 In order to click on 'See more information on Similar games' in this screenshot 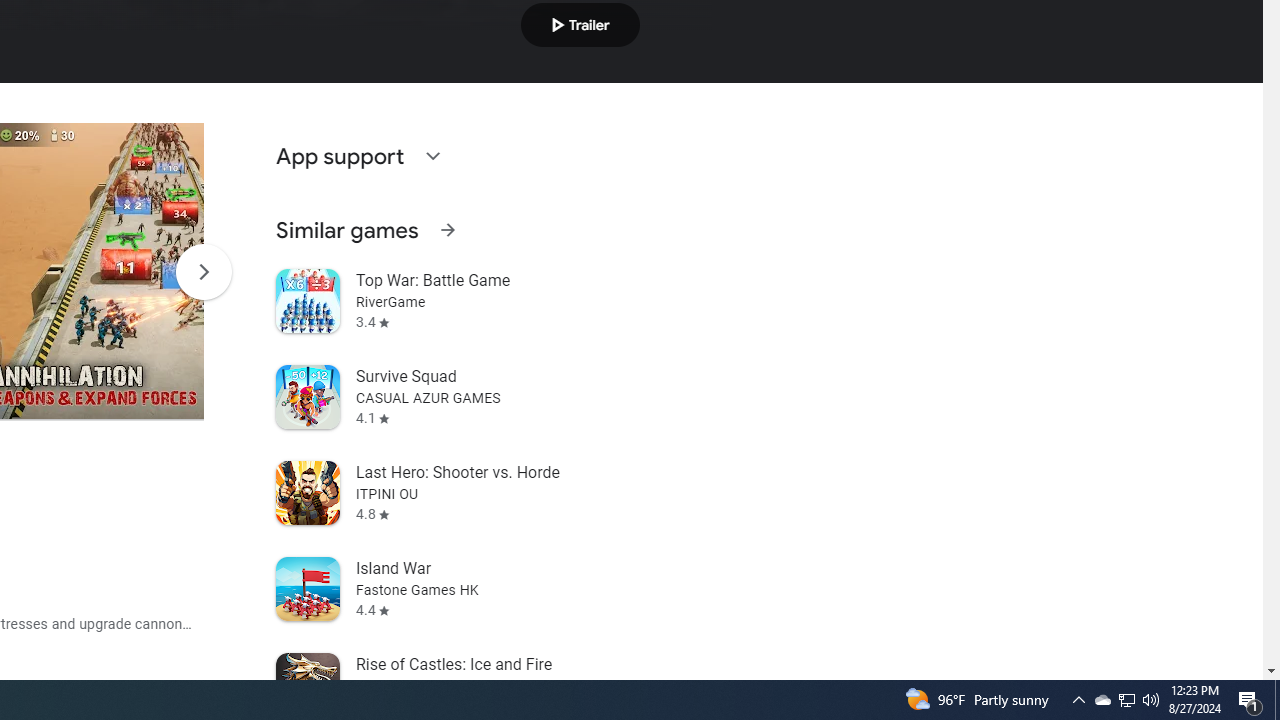, I will do `click(446, 229)`.